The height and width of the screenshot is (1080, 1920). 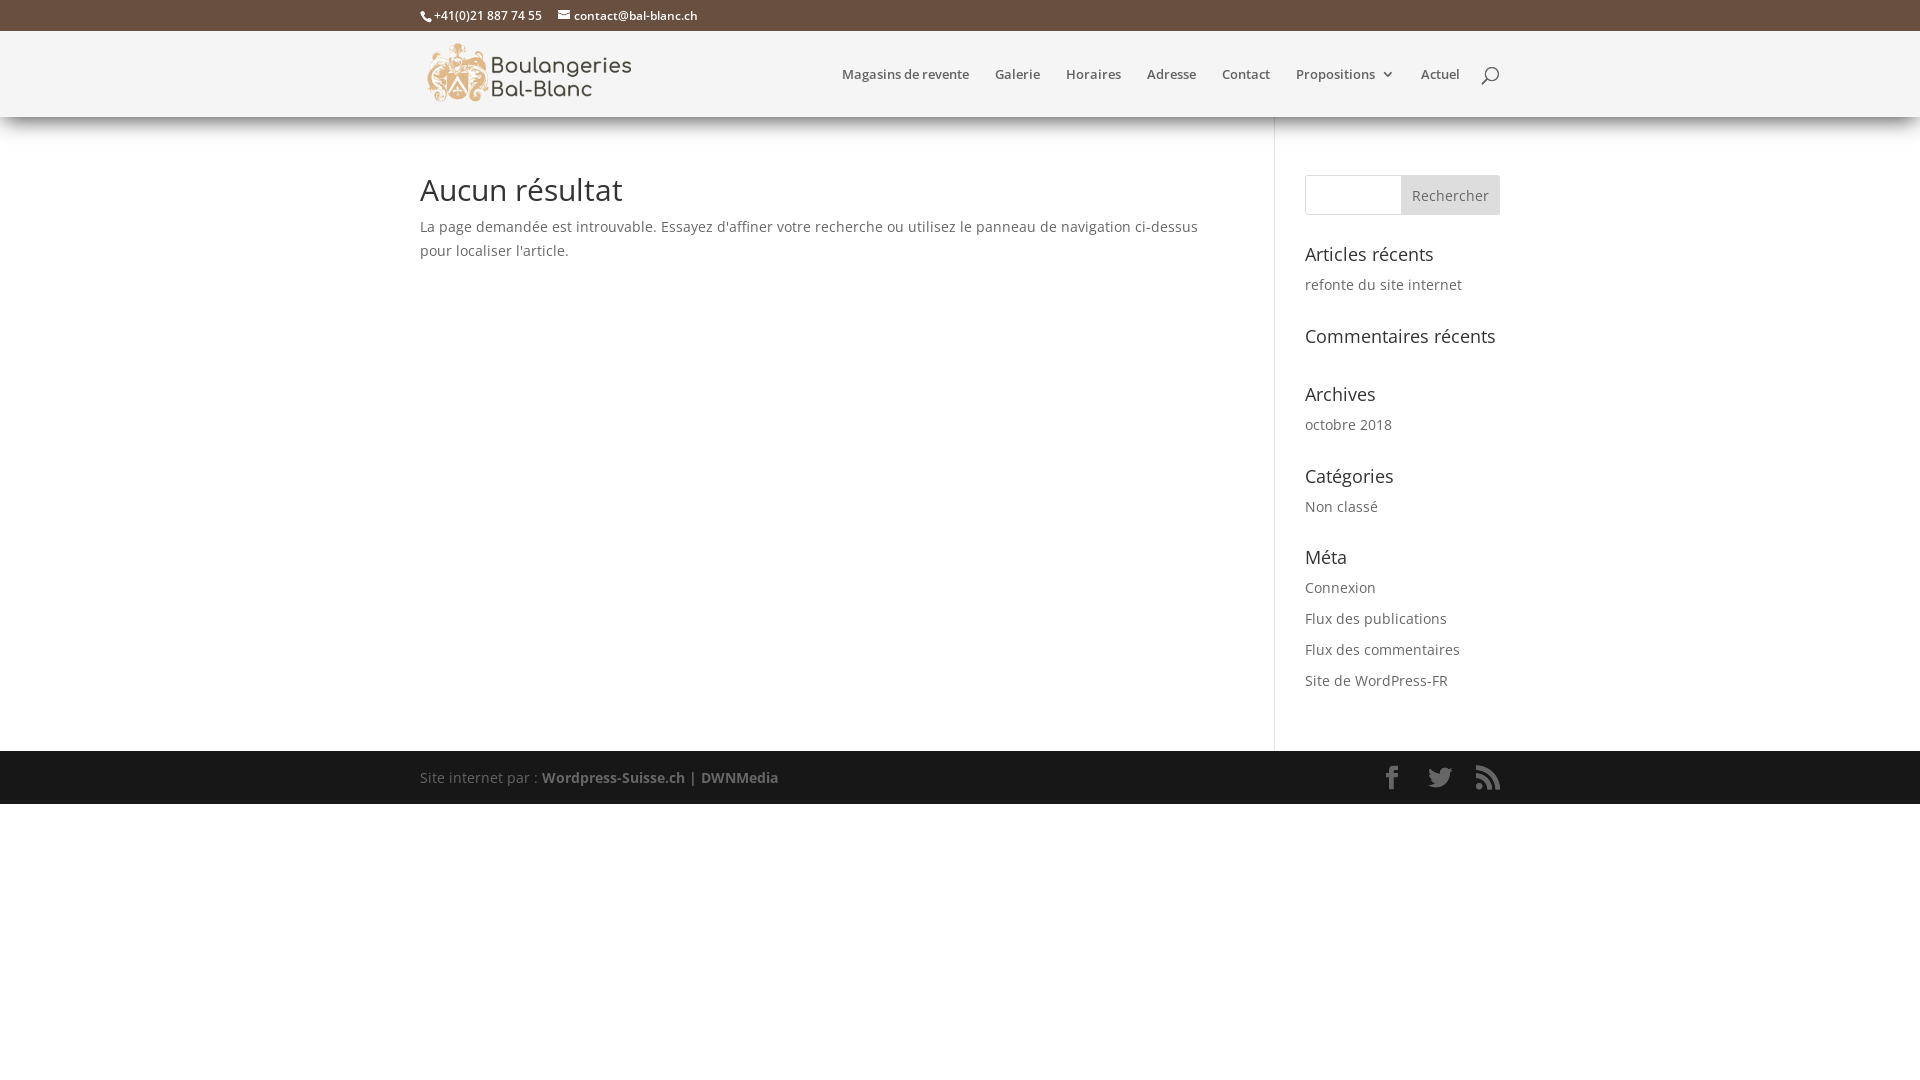 What do you see at coordinates (1092, 92) in the screenshot?
I see `'Horaires'` at bounding box center [1092, 92].